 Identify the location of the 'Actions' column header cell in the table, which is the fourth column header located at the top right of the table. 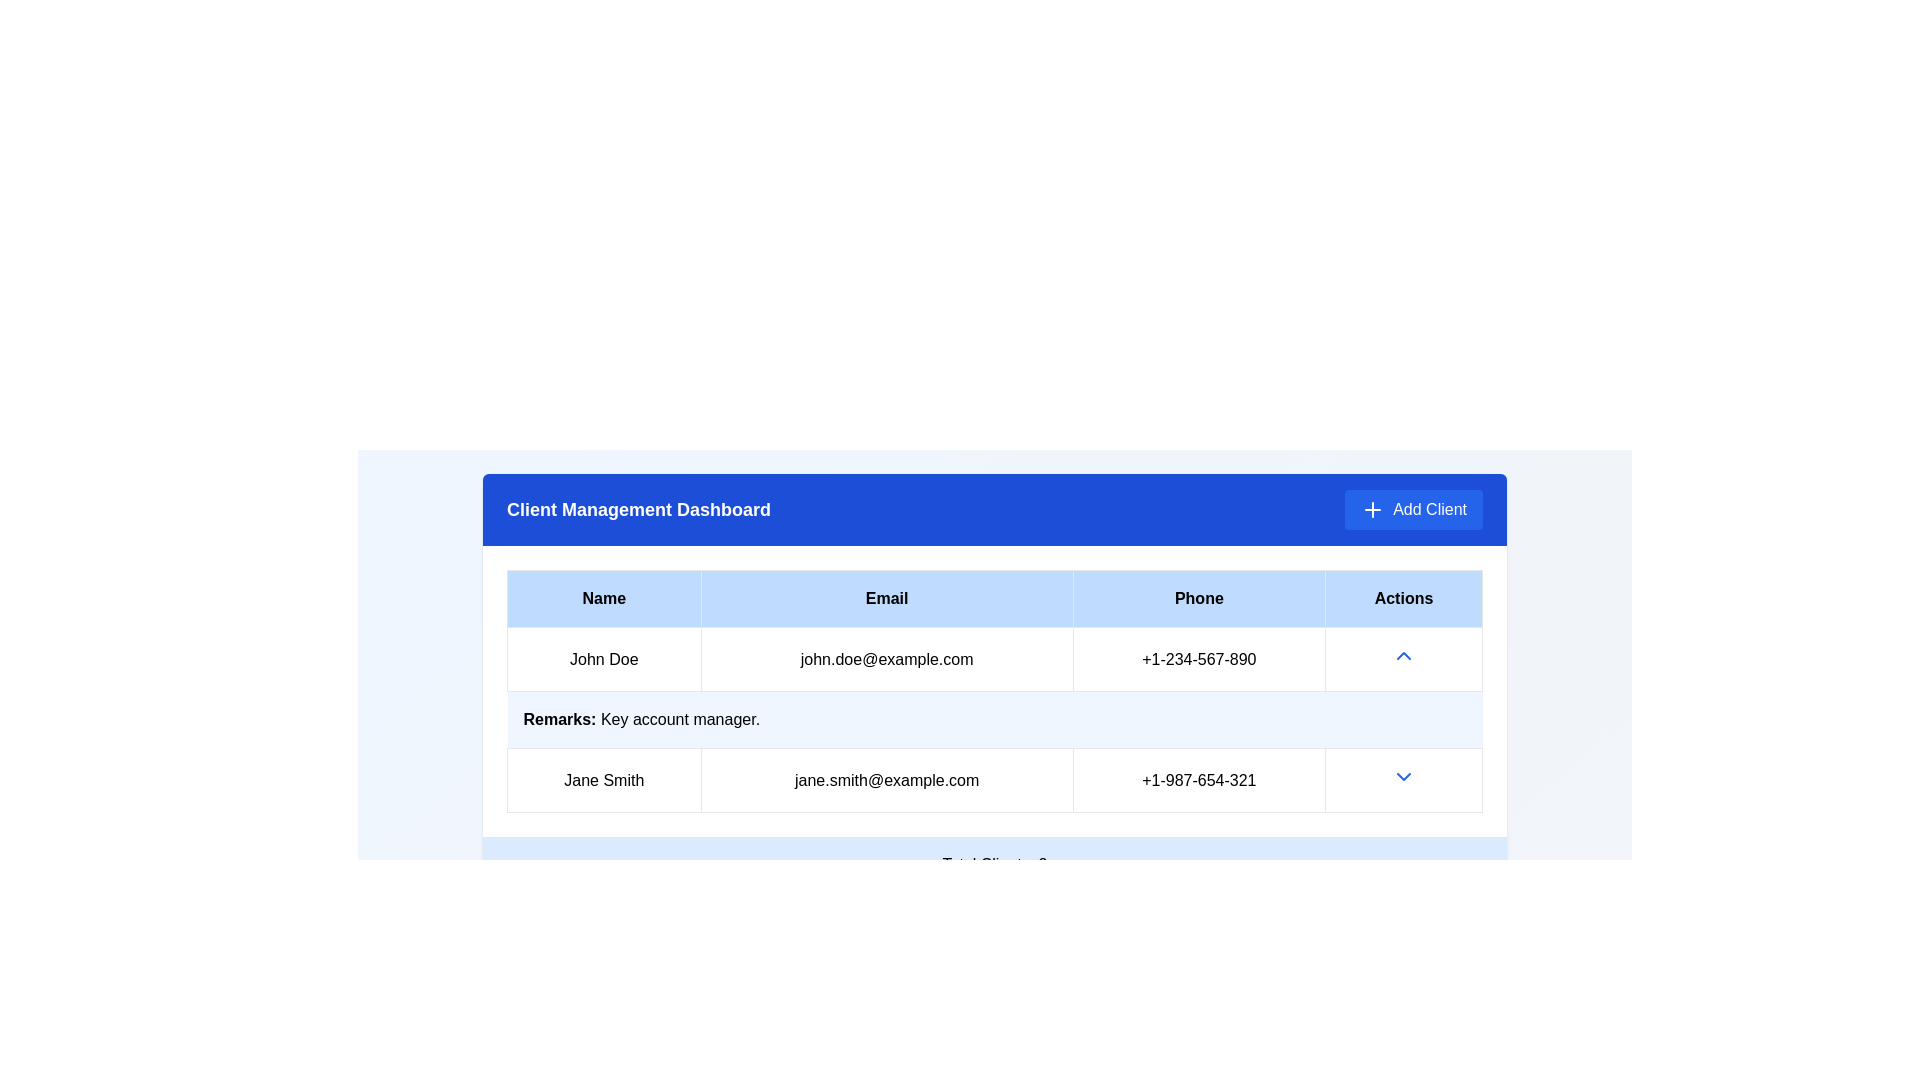
(1402, 597).